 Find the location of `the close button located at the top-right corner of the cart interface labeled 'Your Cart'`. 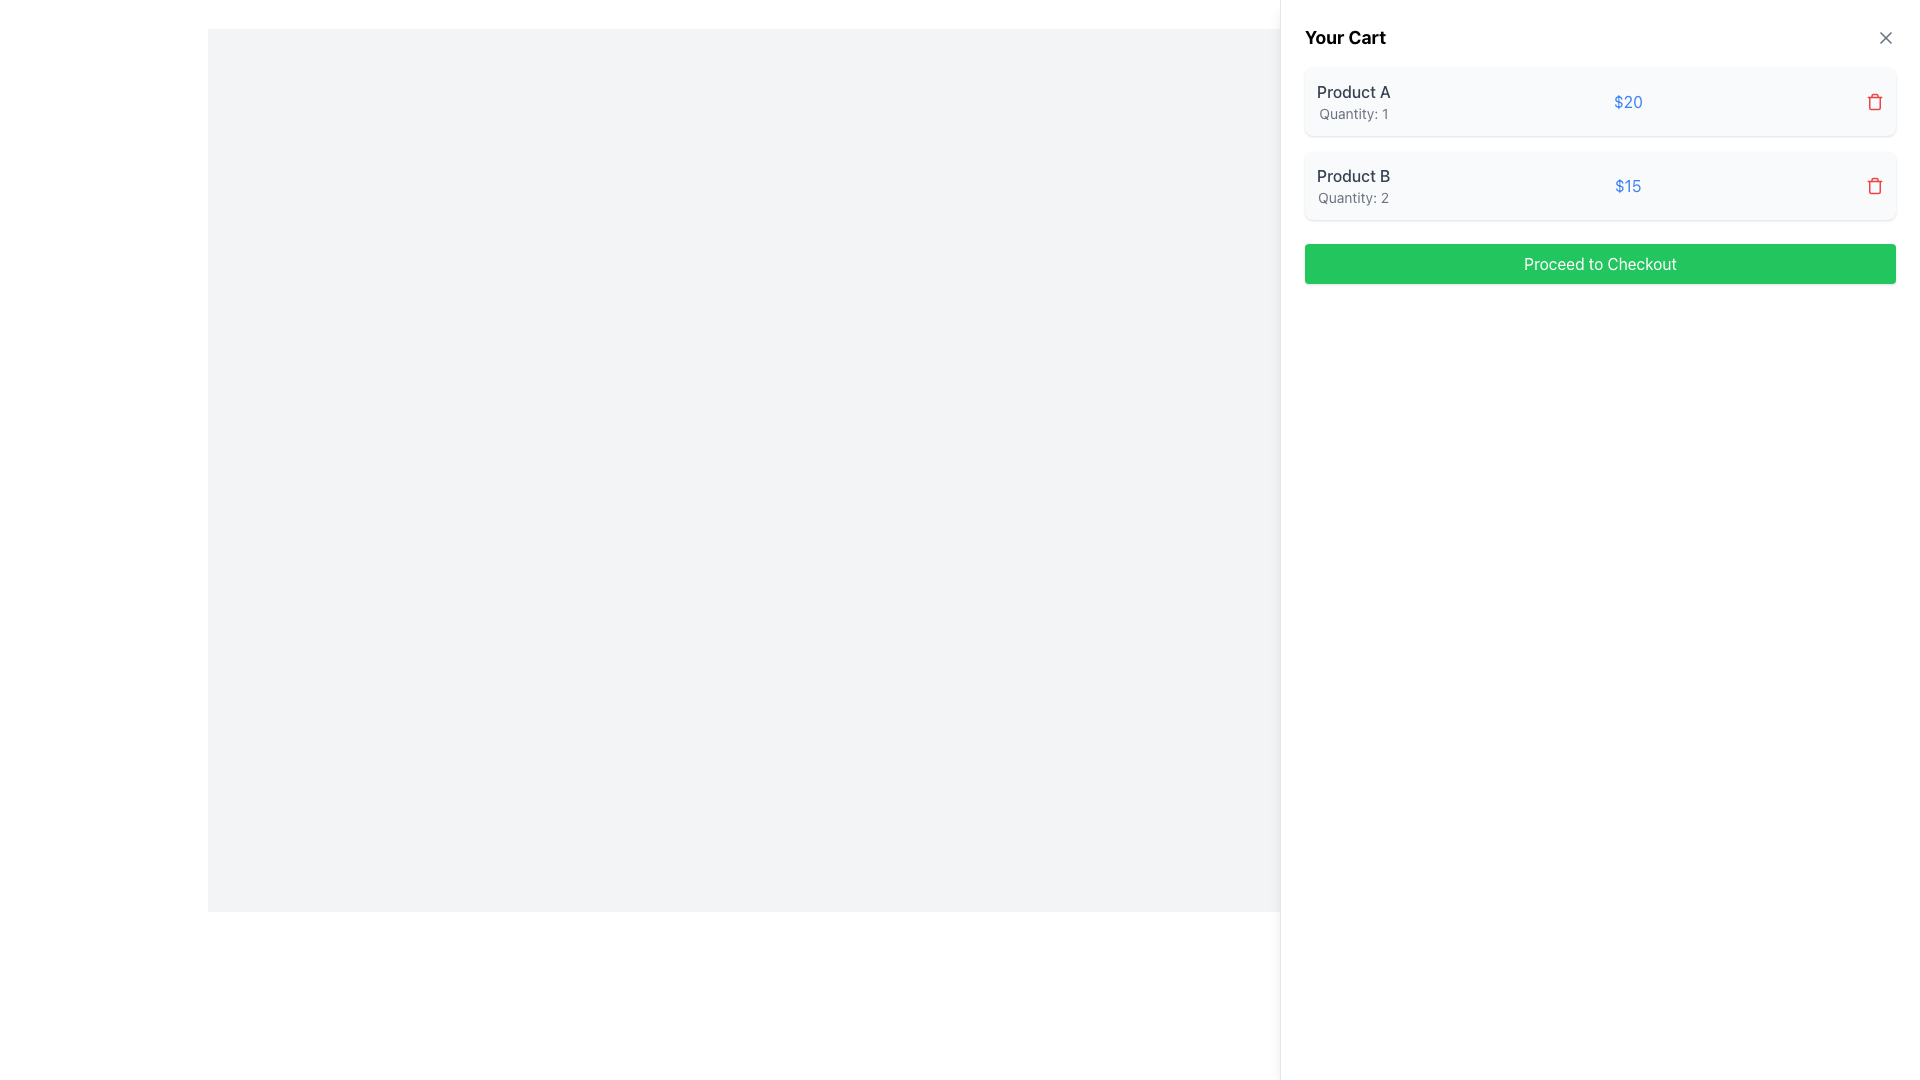

the close button located at the top-right corner of the cart interface labeled 'Your Cart' is located at coordinates (1885, 38).